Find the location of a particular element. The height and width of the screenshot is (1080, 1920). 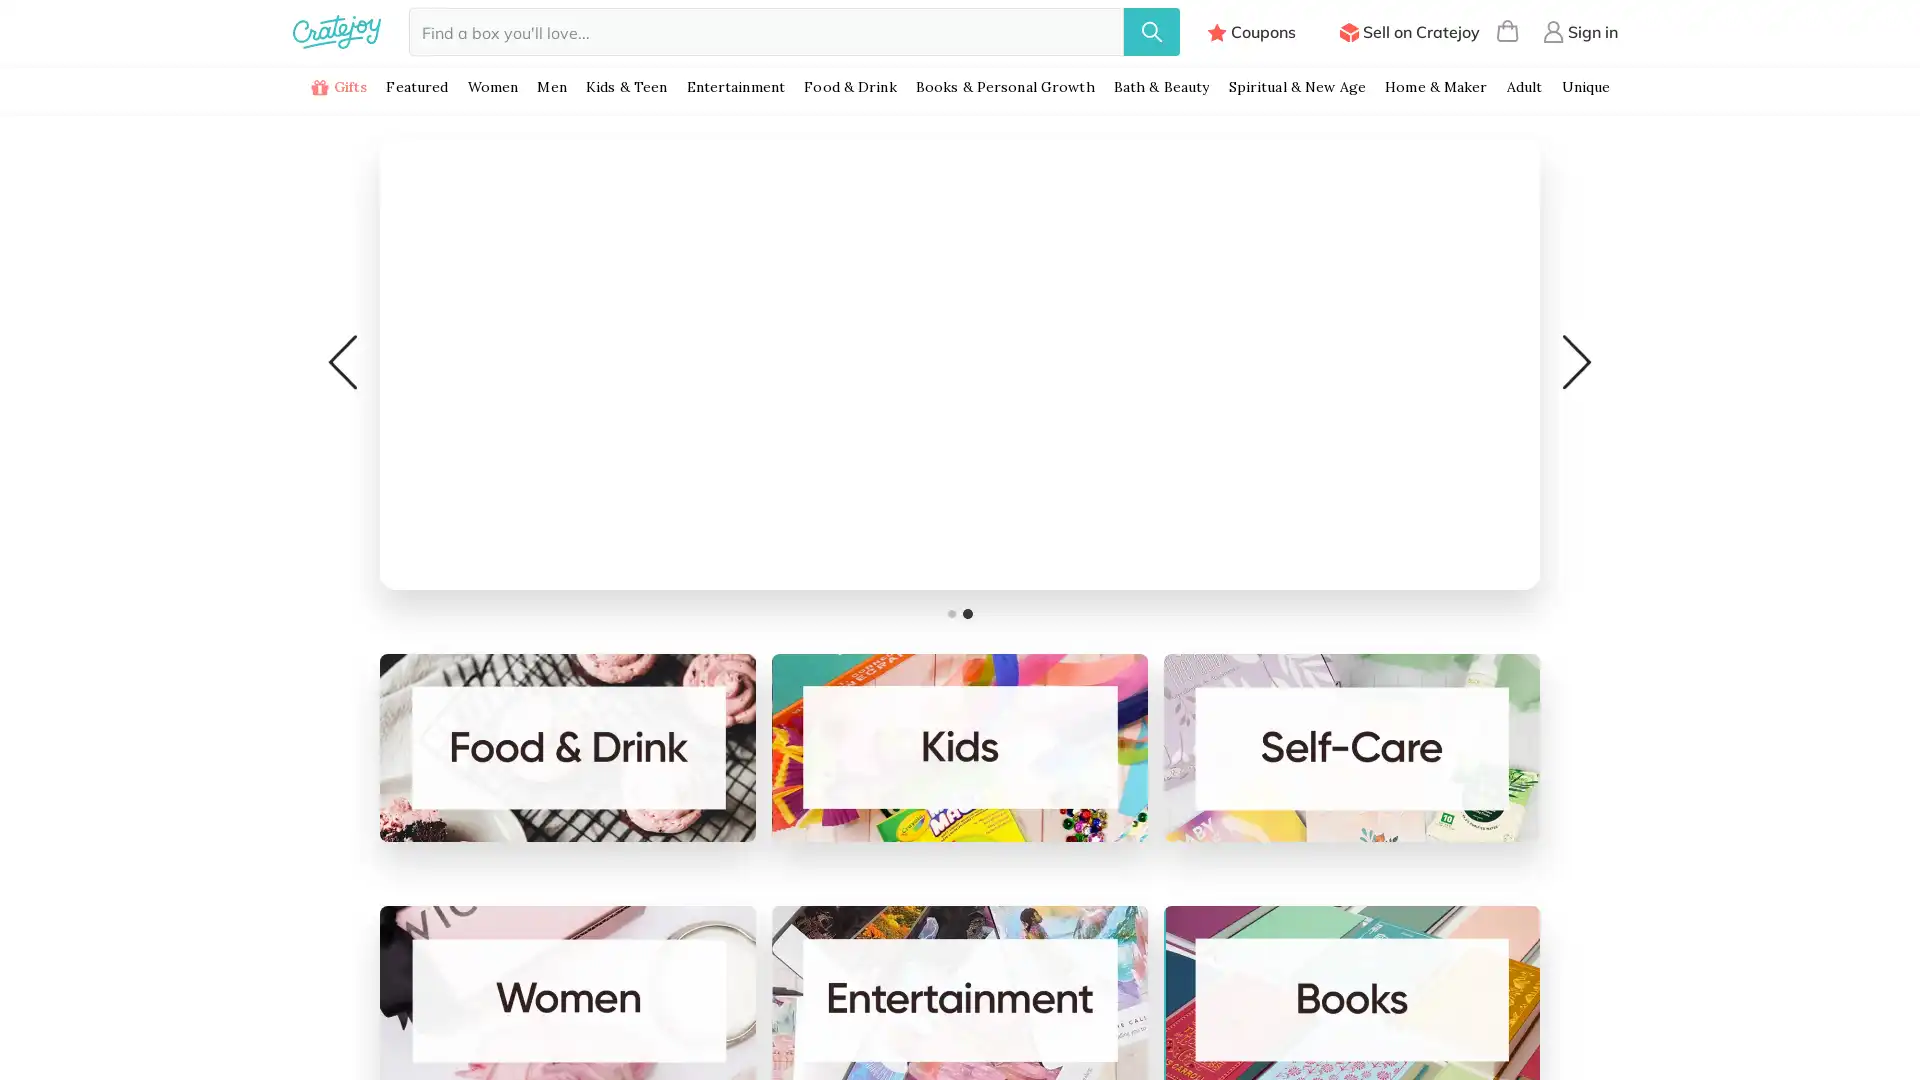

Search subscription boxes is located at coordinates (1151, 31).